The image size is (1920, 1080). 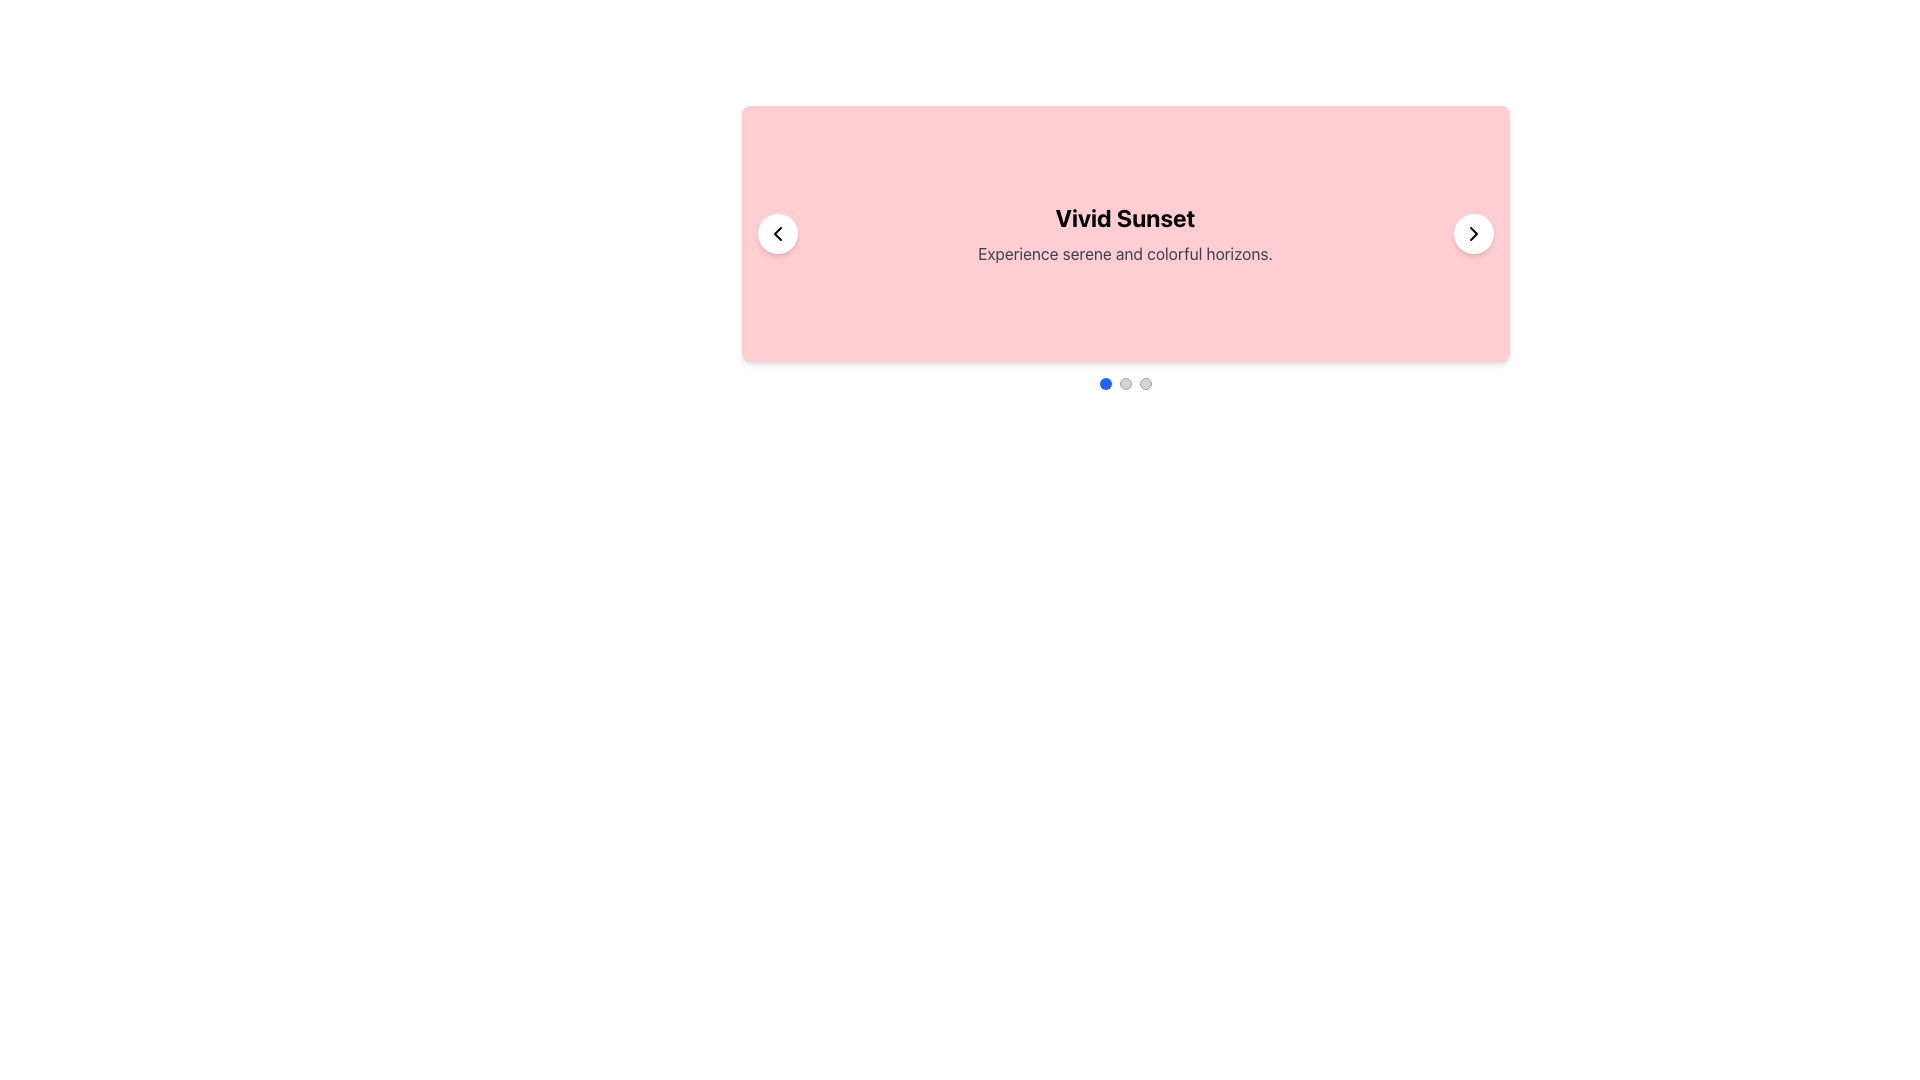 What do you see at coordinates (1125, 233) in the screenshot?
I see `the text display titled 'Vivid Sunset', which includes the description 'Experience serene and colorful horizons.'` at bounding box center [1125, 233].